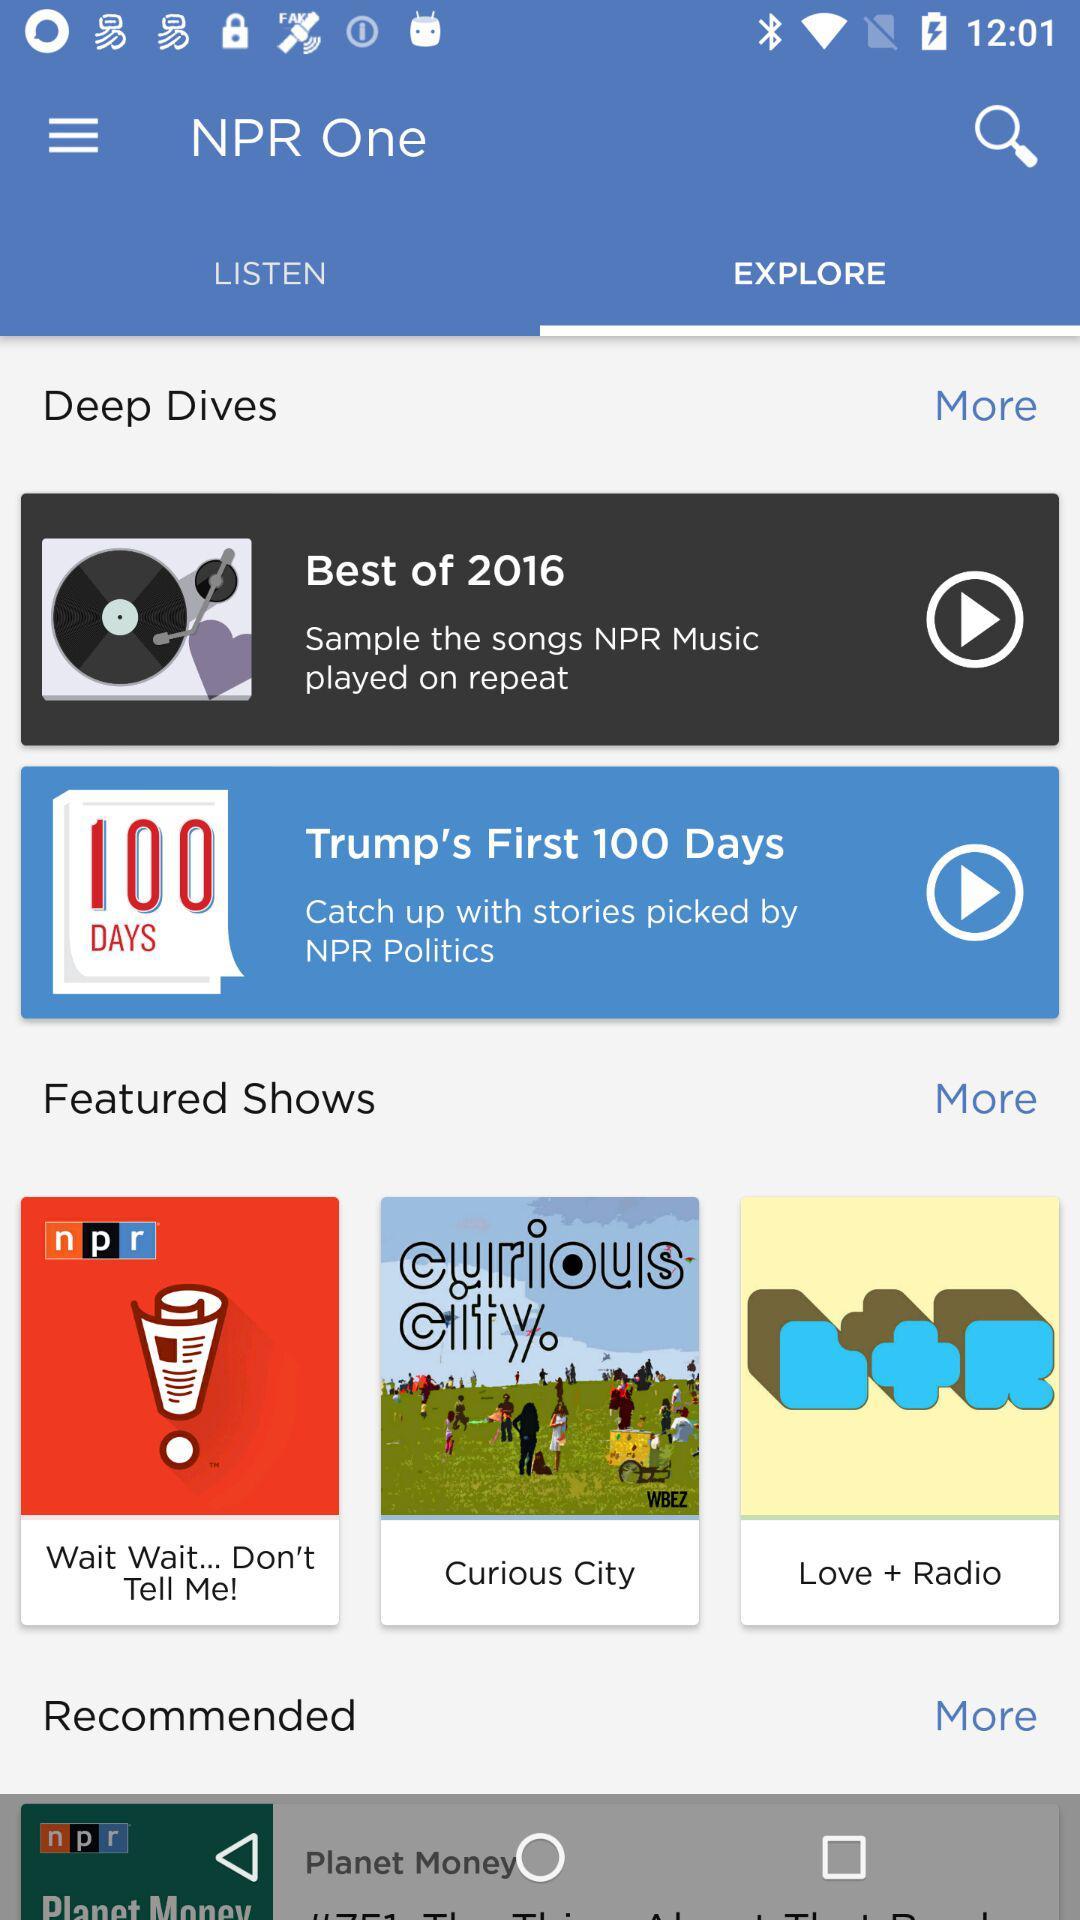 This screenshot has width=1080, height=1920. What do you see at coordinates (72, 135) in the screenshot?
I see `item above deep dives icon` at bounding box center [72, 135].